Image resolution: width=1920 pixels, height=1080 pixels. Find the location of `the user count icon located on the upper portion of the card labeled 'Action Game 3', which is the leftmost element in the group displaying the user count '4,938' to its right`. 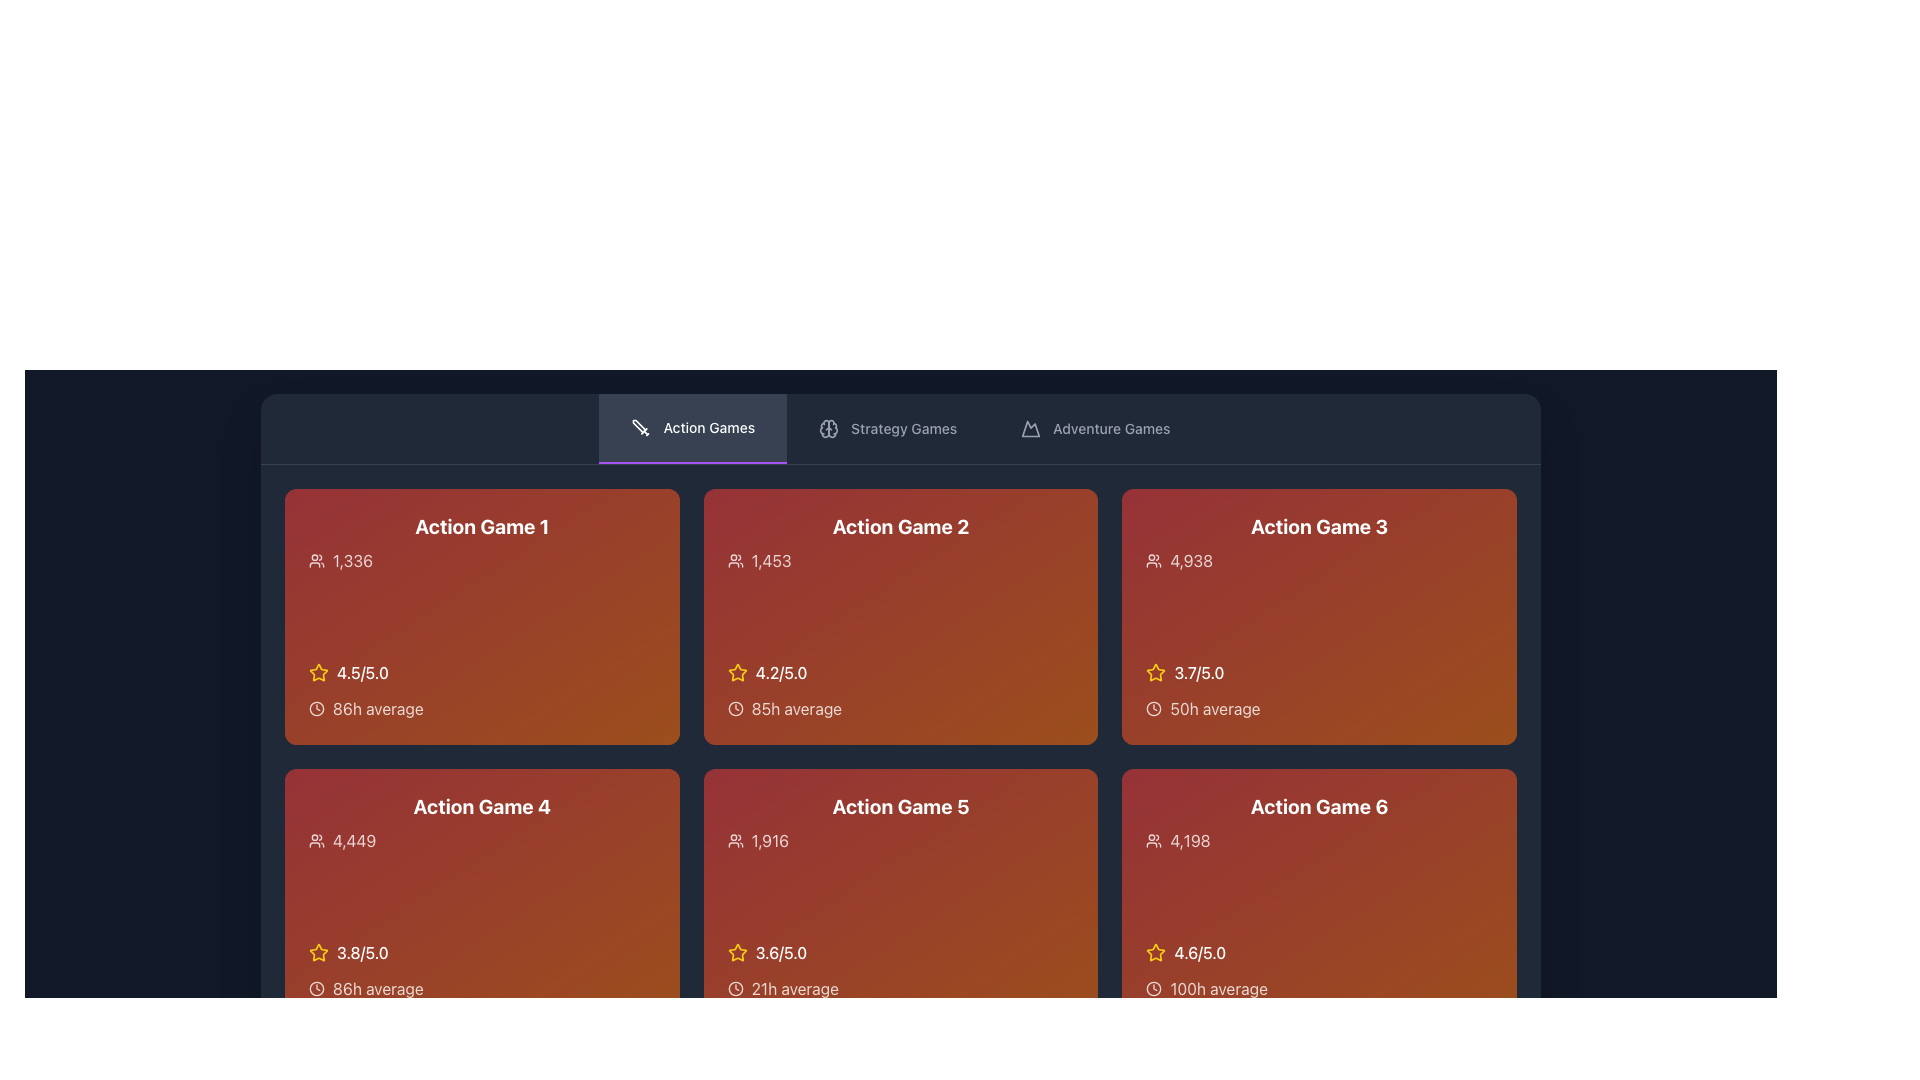

the user count icon located on the upper portion of the card labeled 'Action Game 3', which is the leftmost element in the group displaying the user count '4,938' to its right is located at coordinates (1154, 560).